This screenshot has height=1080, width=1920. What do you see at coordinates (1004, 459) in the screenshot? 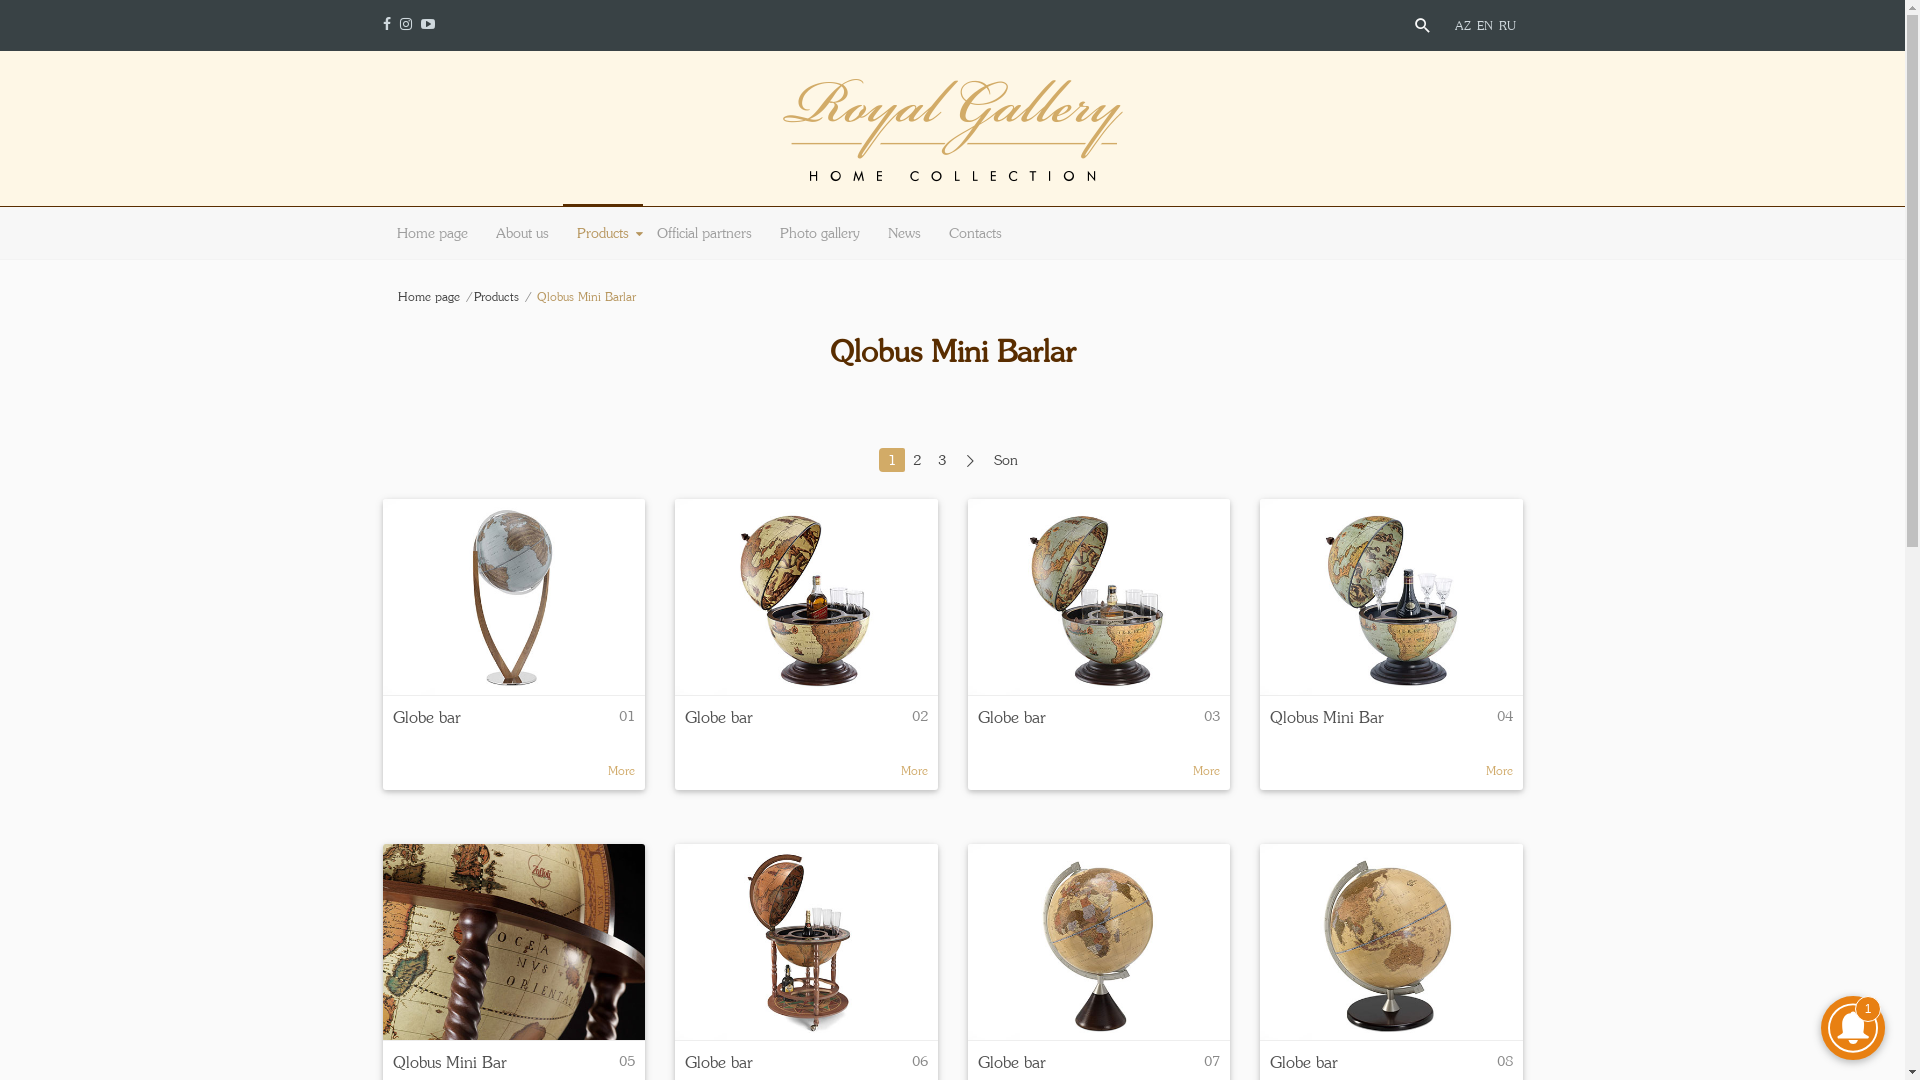
I see `'Son'` at bounding box center [1004, 459].